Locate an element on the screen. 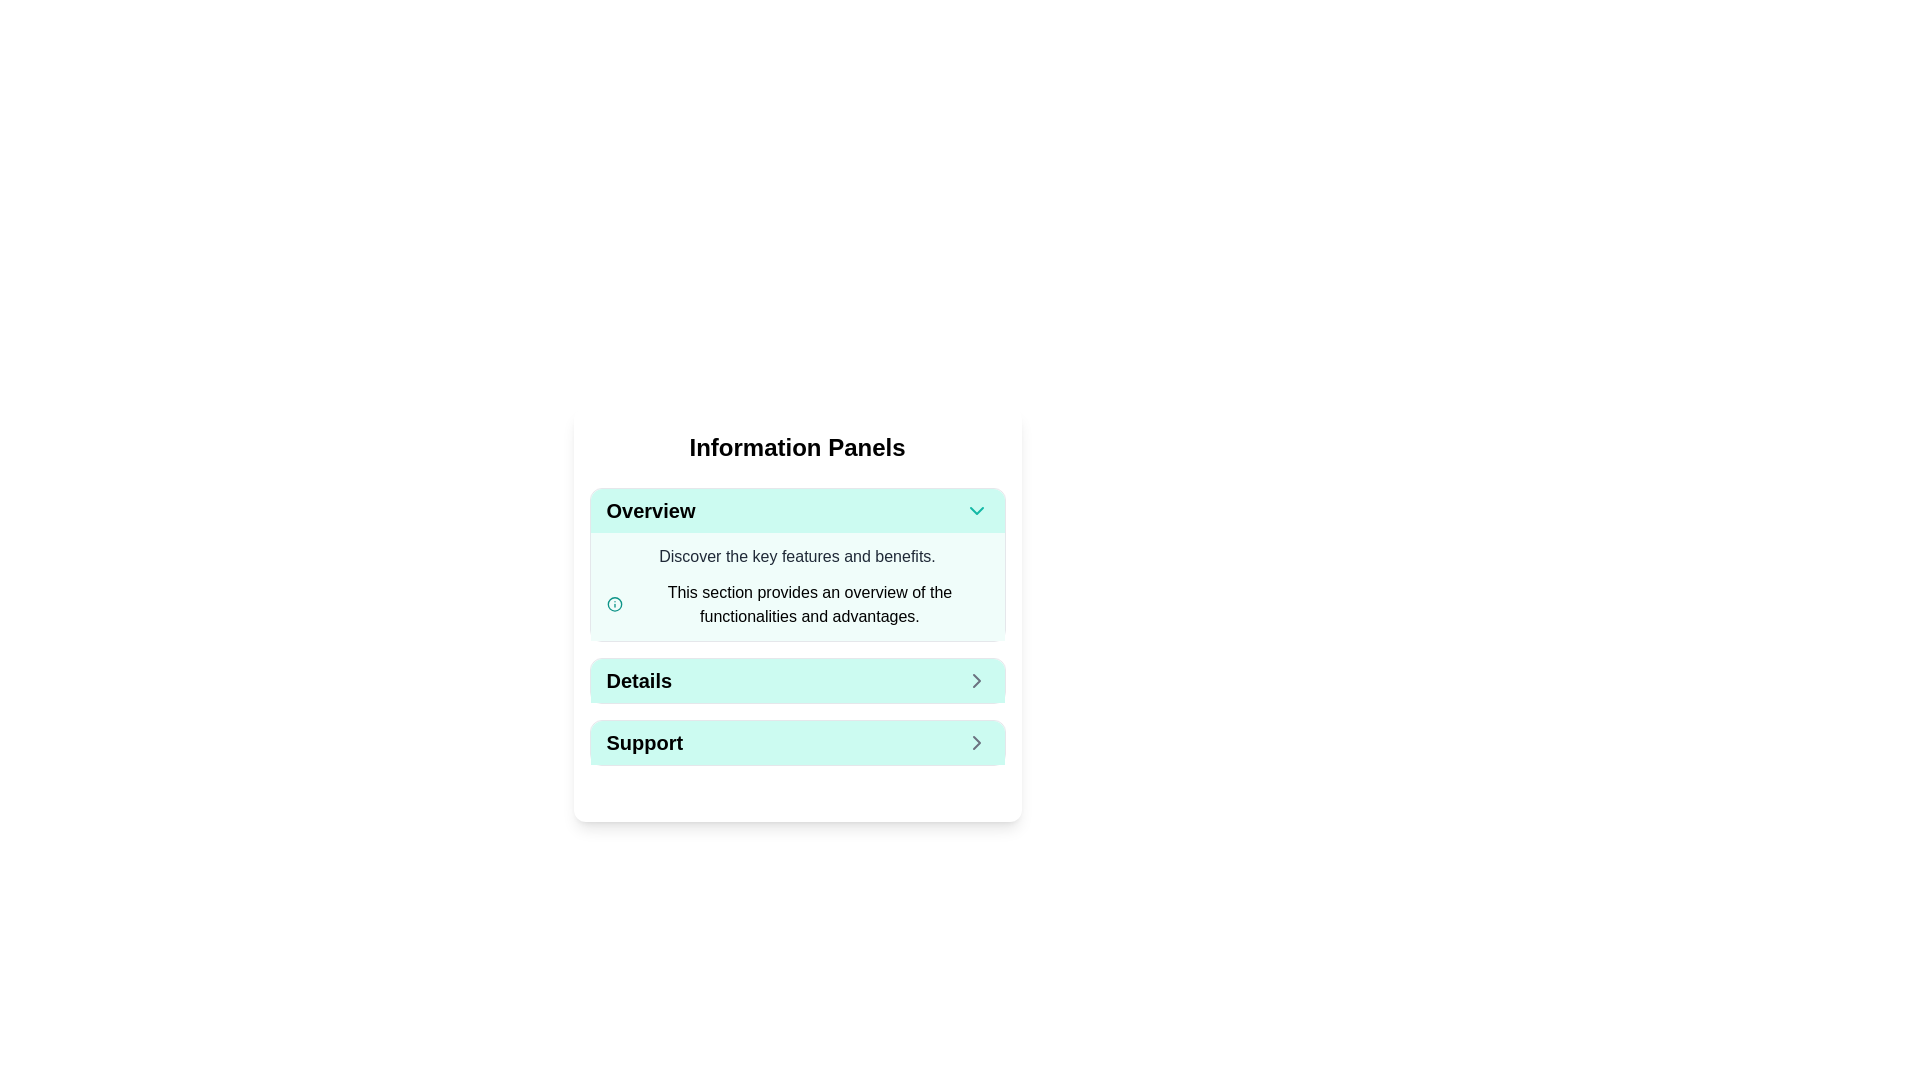  paragraph text displaying 'This section provides an overview of the functionalities and advantages.' located in the 'Overview' panel, beneath the description text and next to the information icon is located at coordinates (809, 604).